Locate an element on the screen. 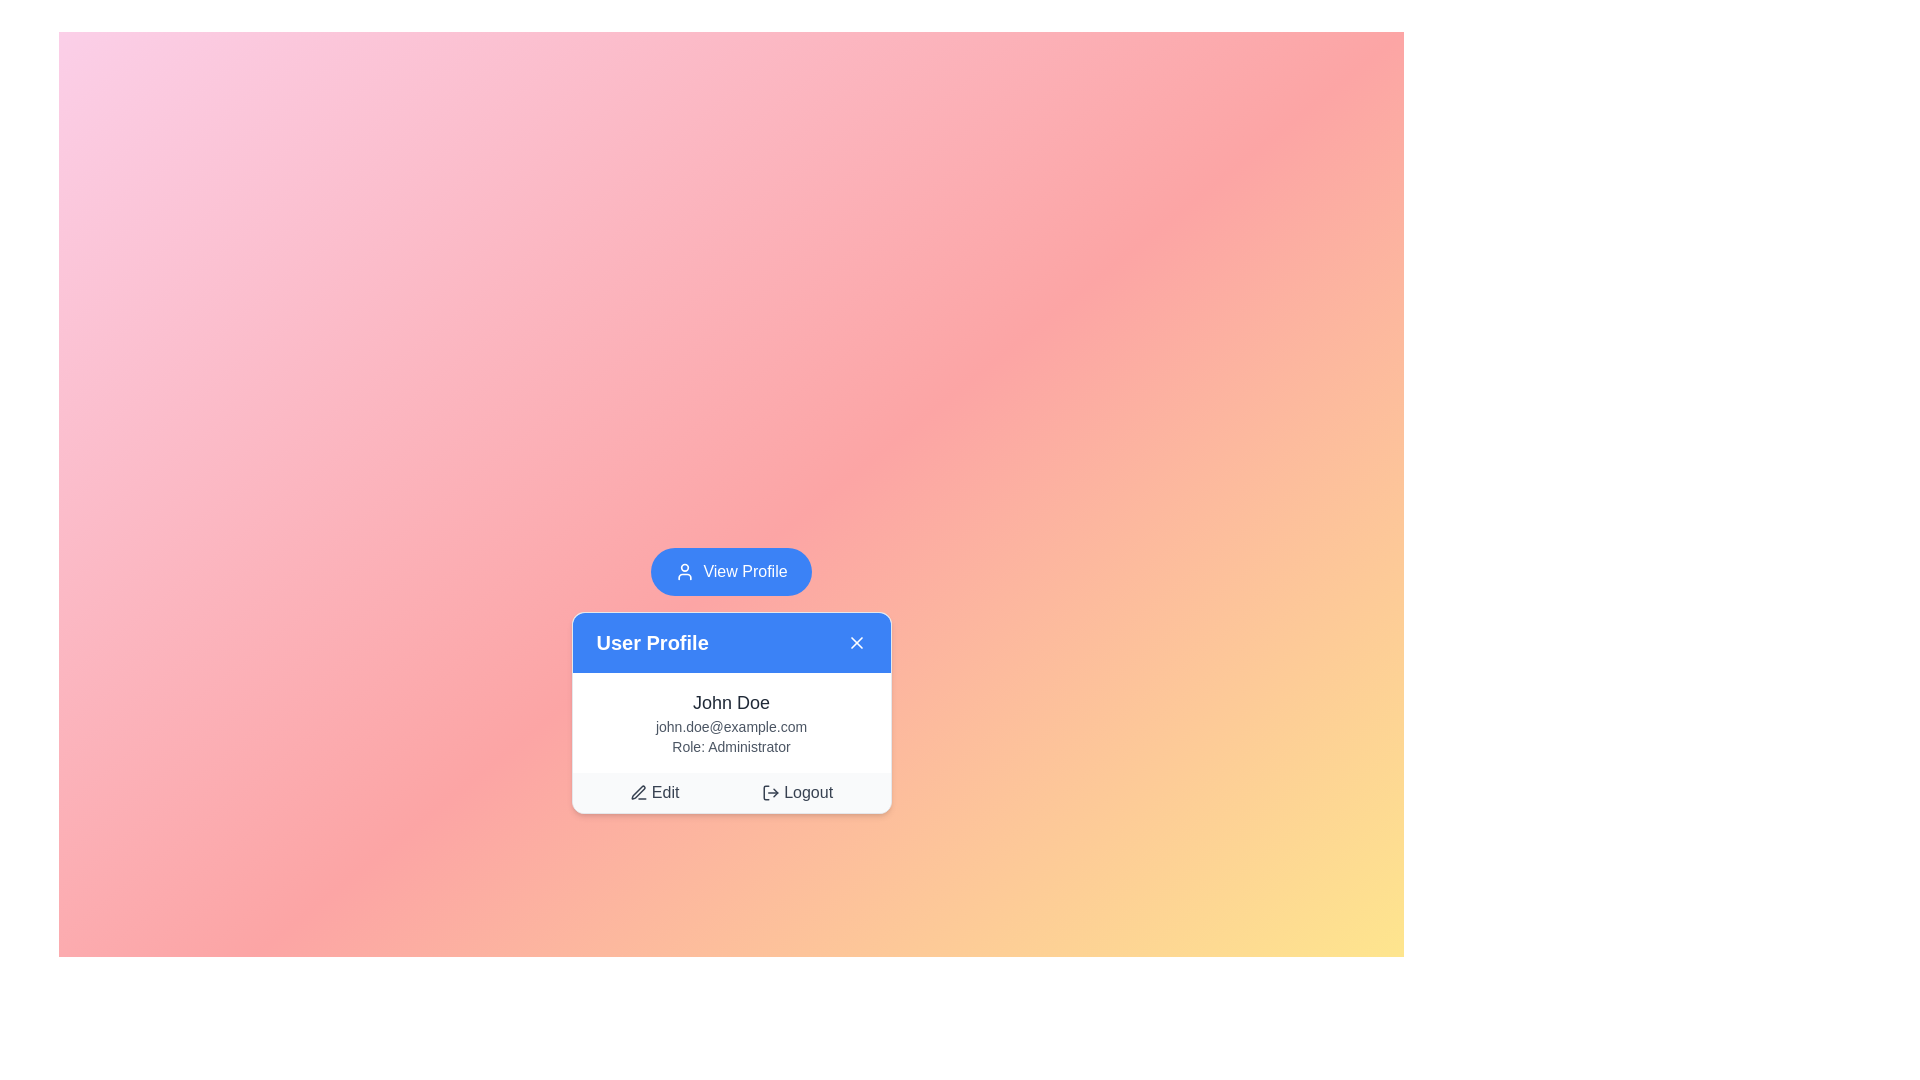 The height and width of the screenshot is (1080, 1920). the user profile icon located to the left of the 'View Profile' button, which reinforces the button's function is located at coordinates (685, 571).